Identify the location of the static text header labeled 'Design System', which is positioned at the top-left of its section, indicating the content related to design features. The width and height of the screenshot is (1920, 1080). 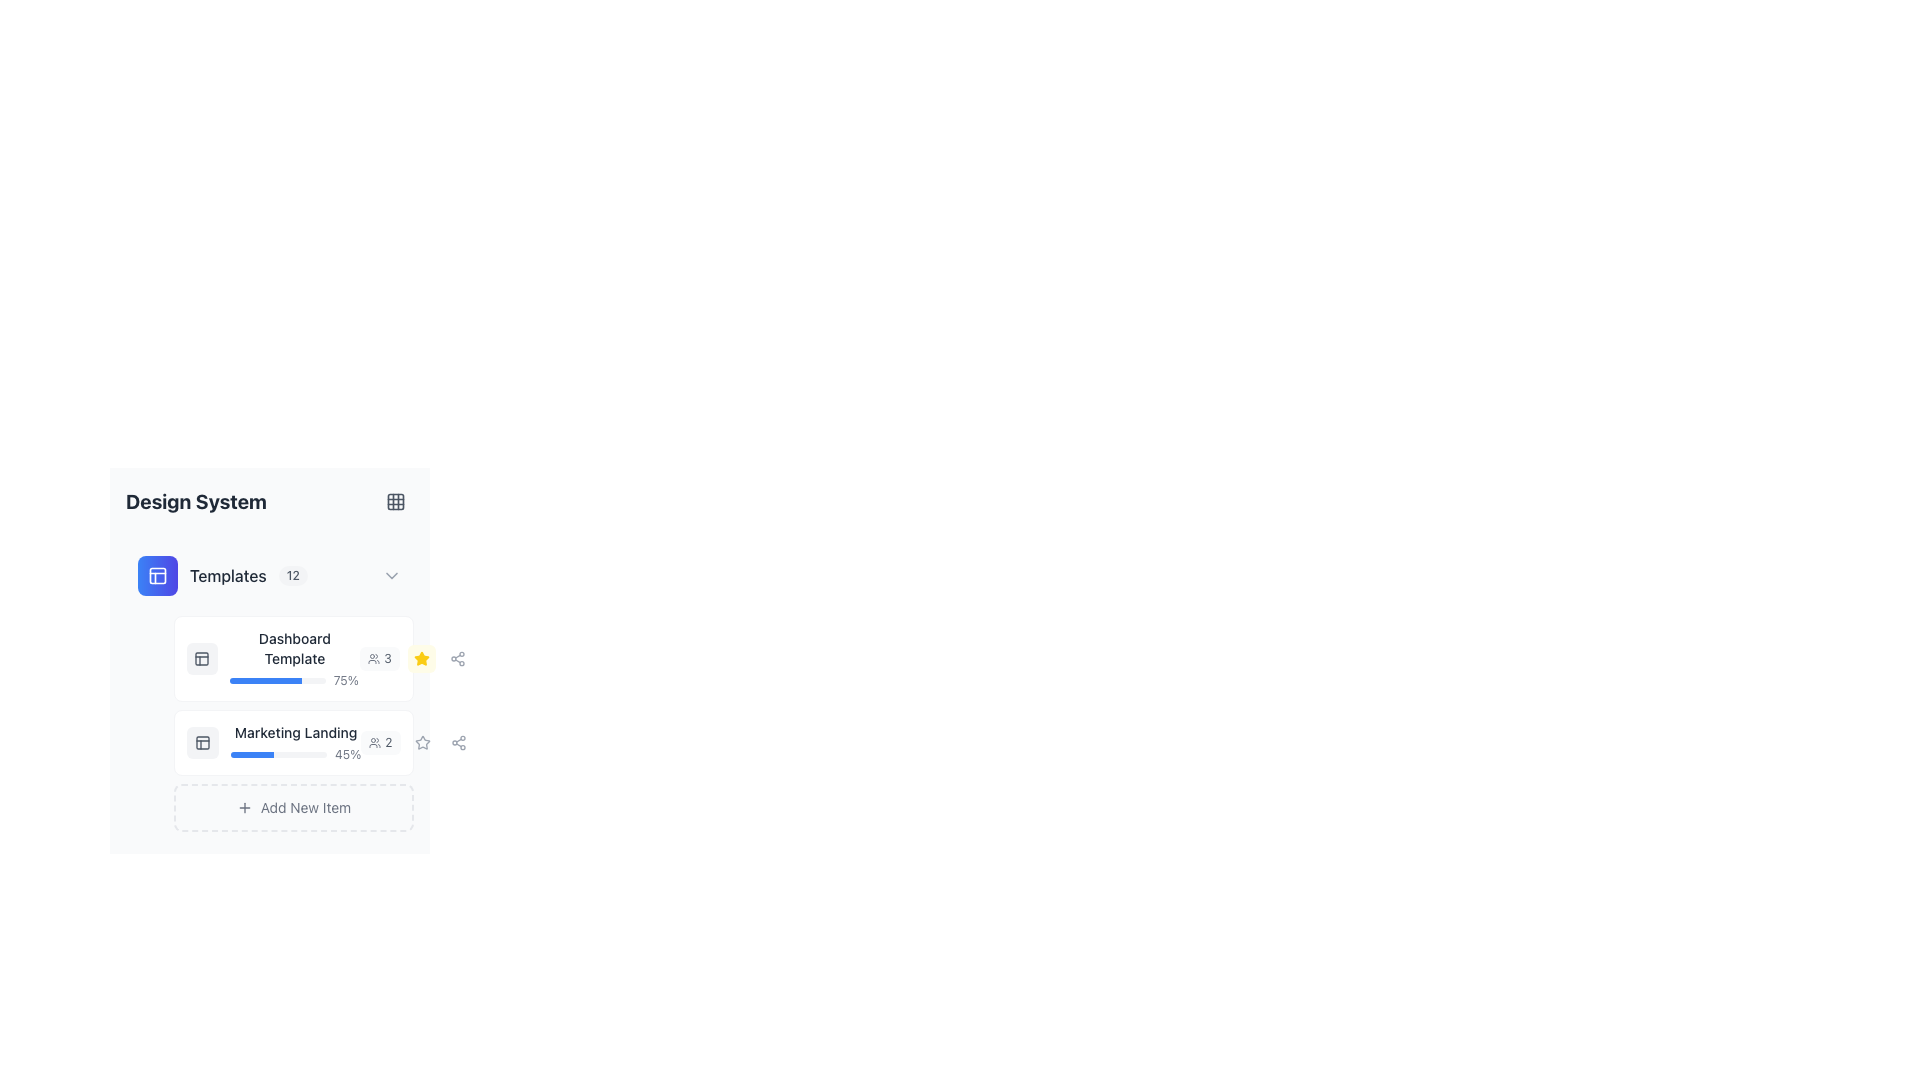
(196, 500).